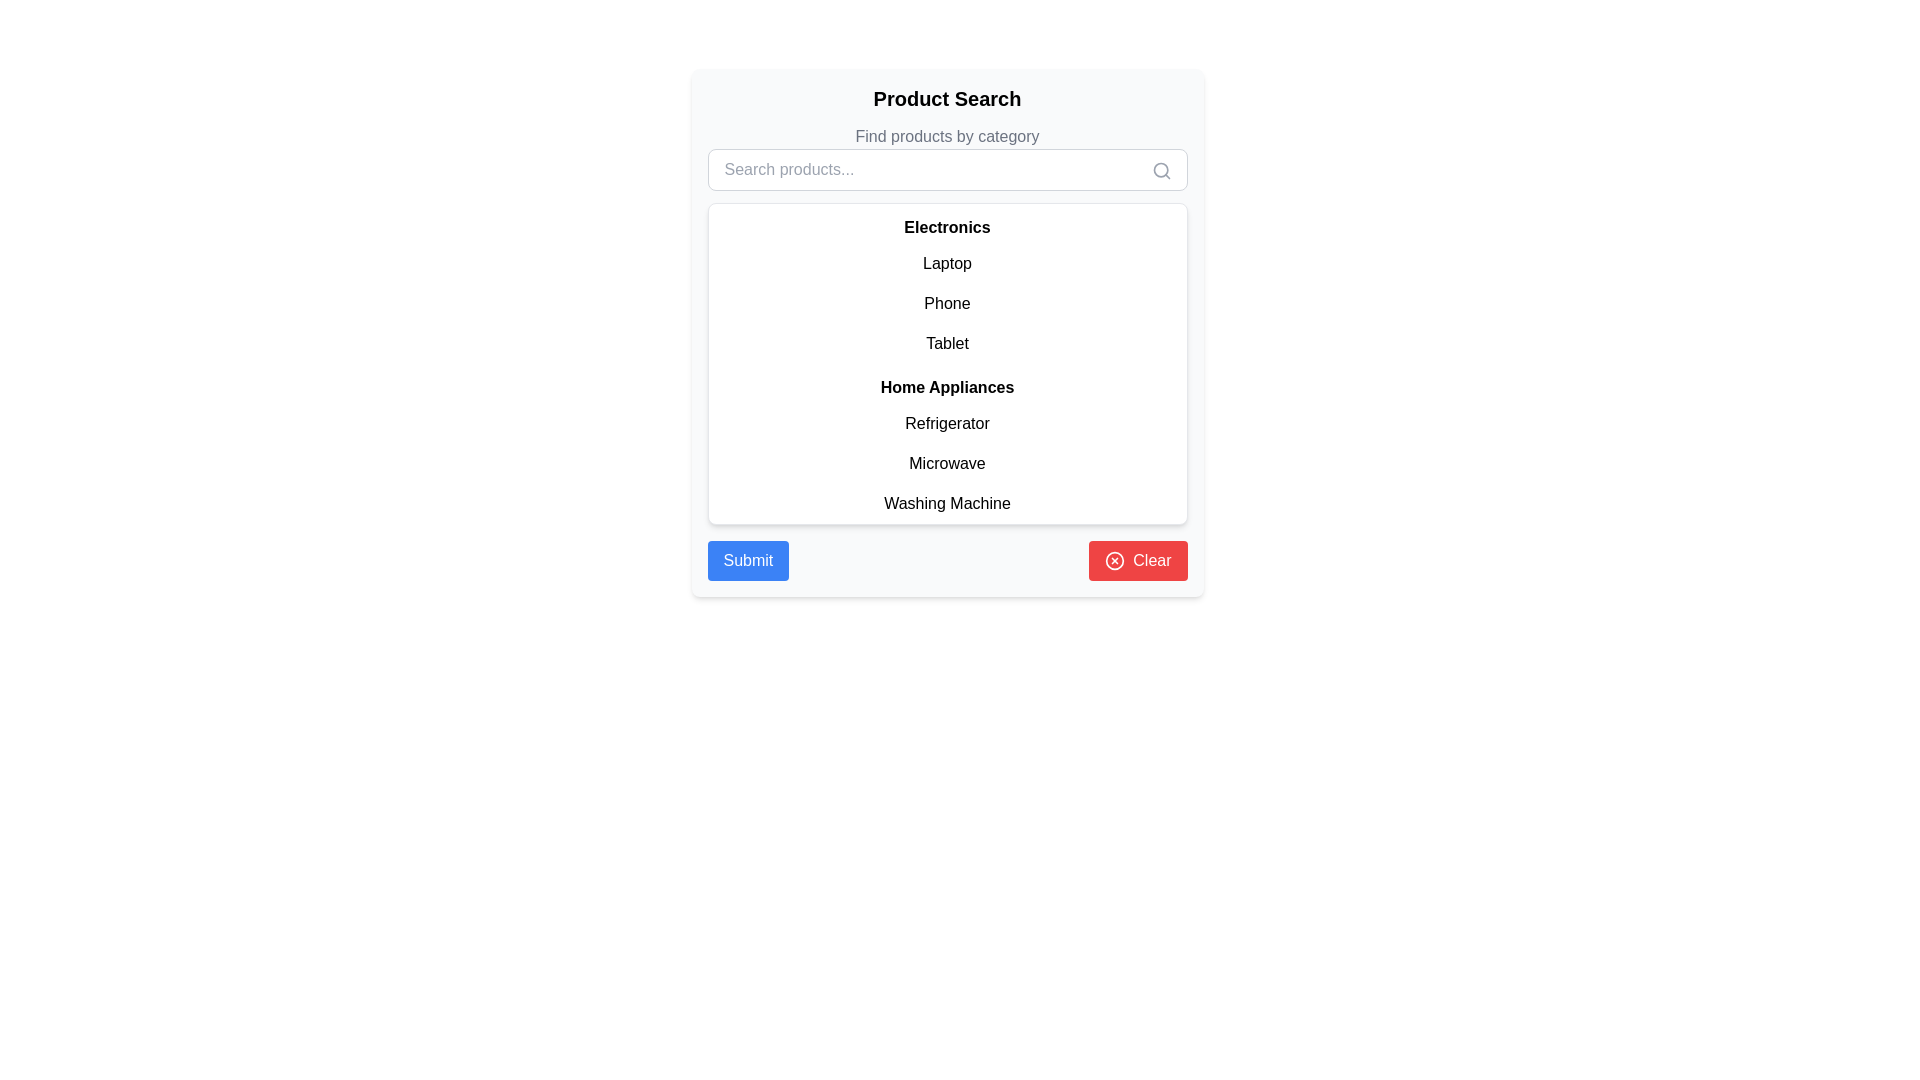  Describe the element at coordinates (946, 423) in the screenshot. I see `the 'Refrigerator' category text label in the product search interface` at that location.